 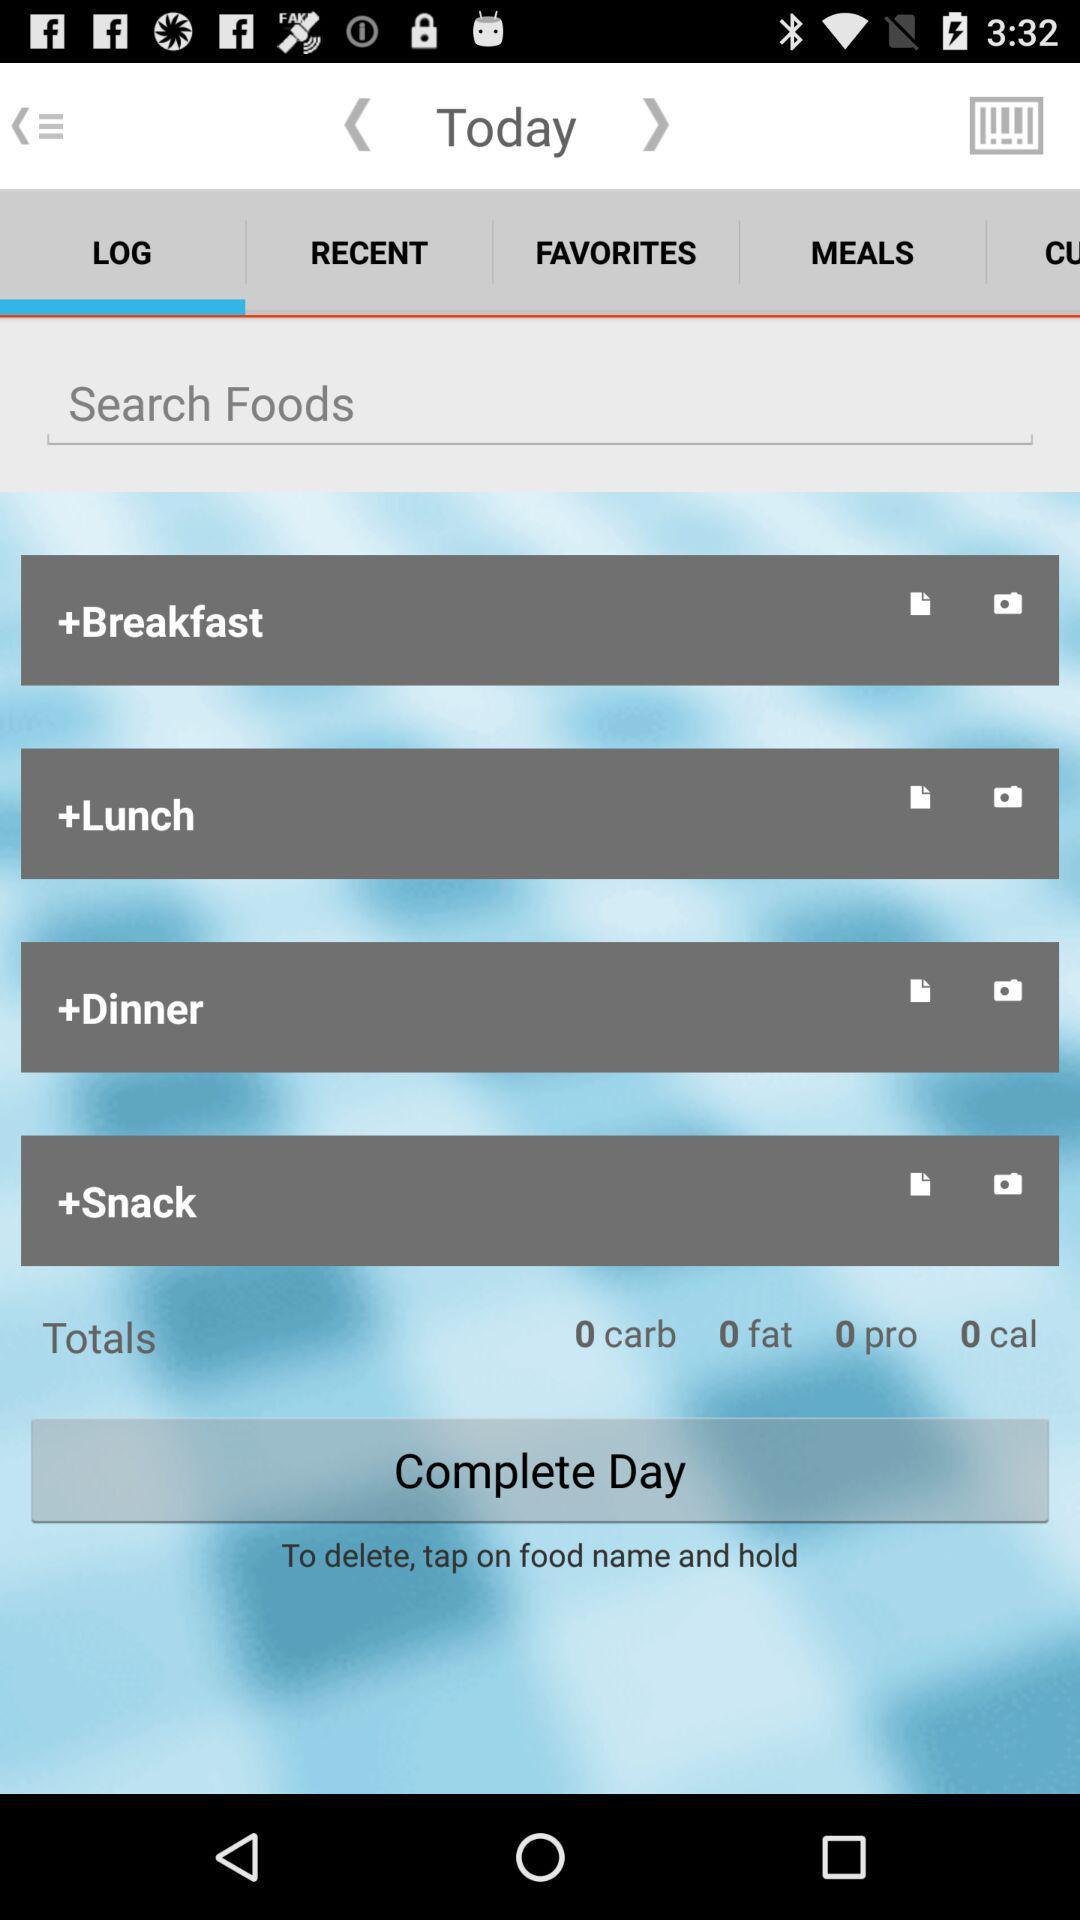 I want to click on the icon which is after breakfast, so click(x=921, y=602).